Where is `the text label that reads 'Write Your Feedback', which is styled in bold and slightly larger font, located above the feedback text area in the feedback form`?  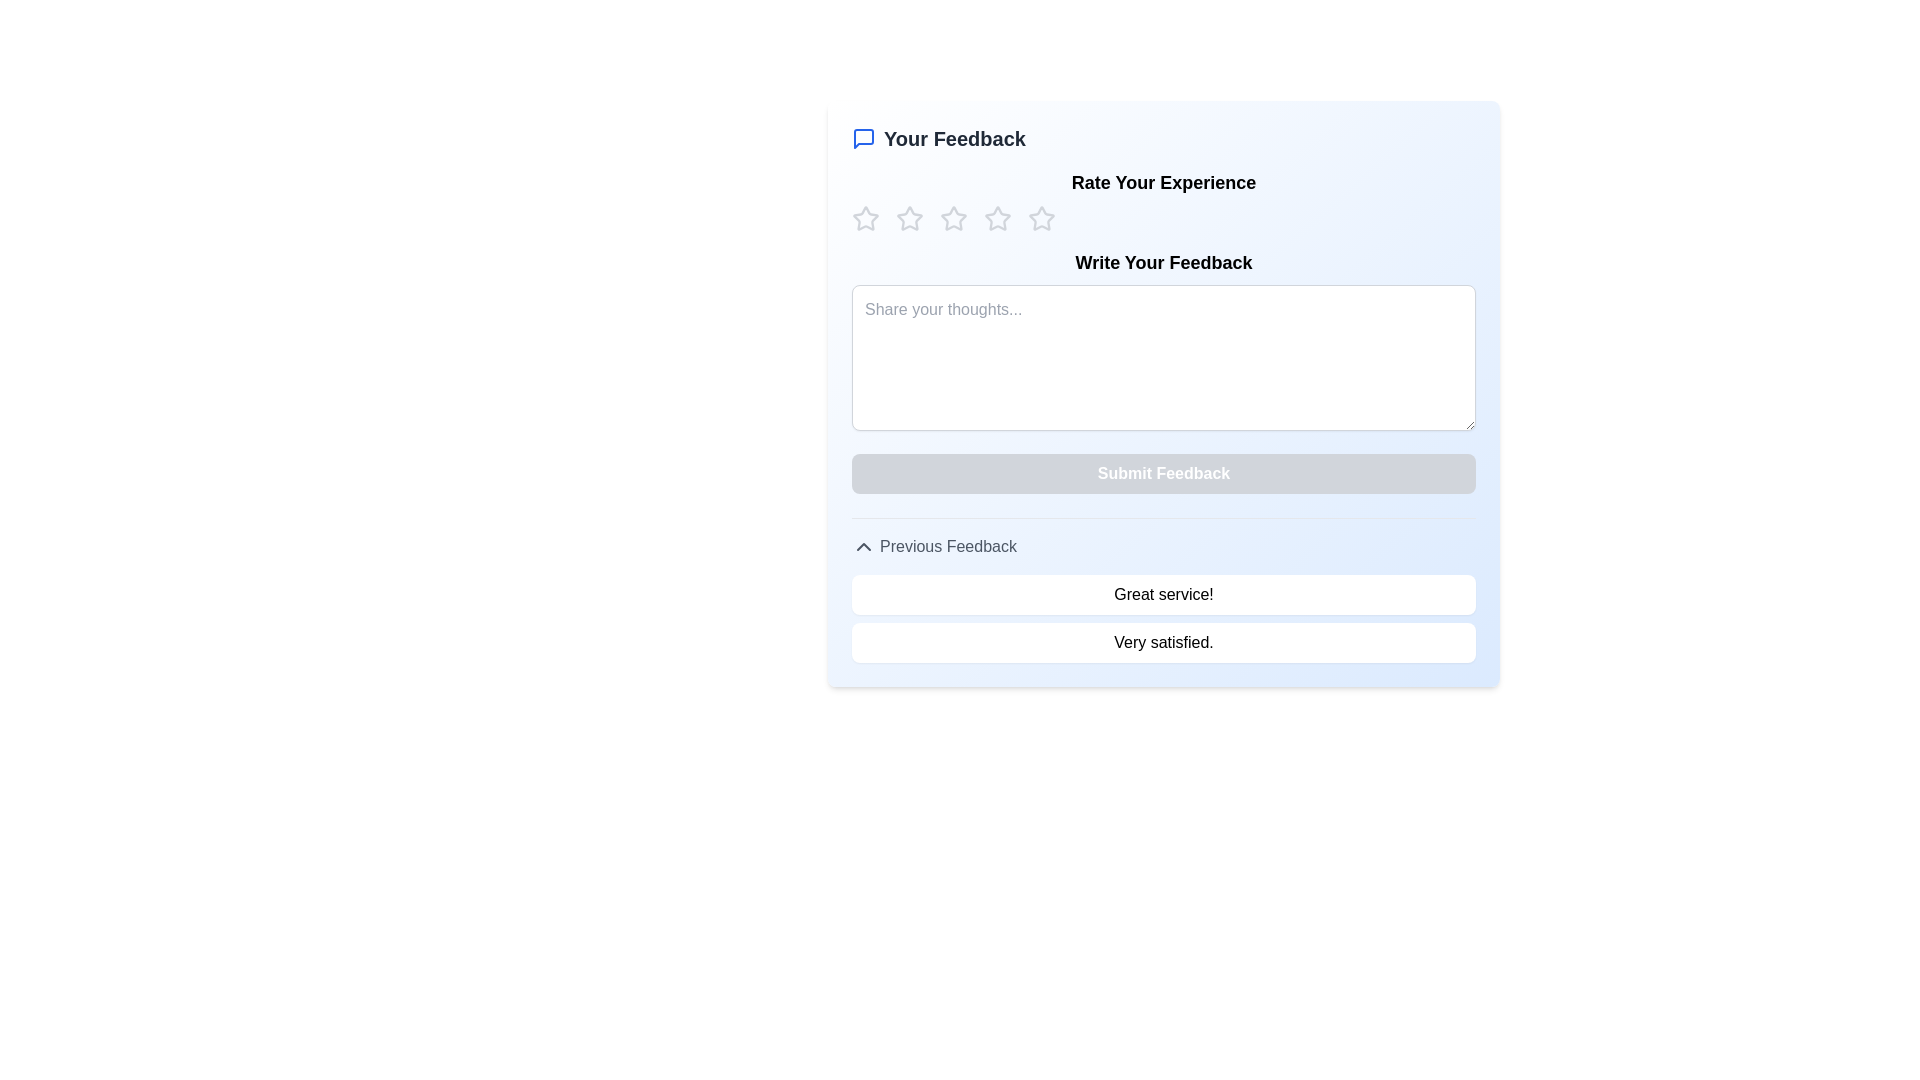 the text label that reads 'Write Your Feedback', which is styled in bold and slightly larger font, located above the feedback text area in the feedback form is located at coordinates (1163, 261).